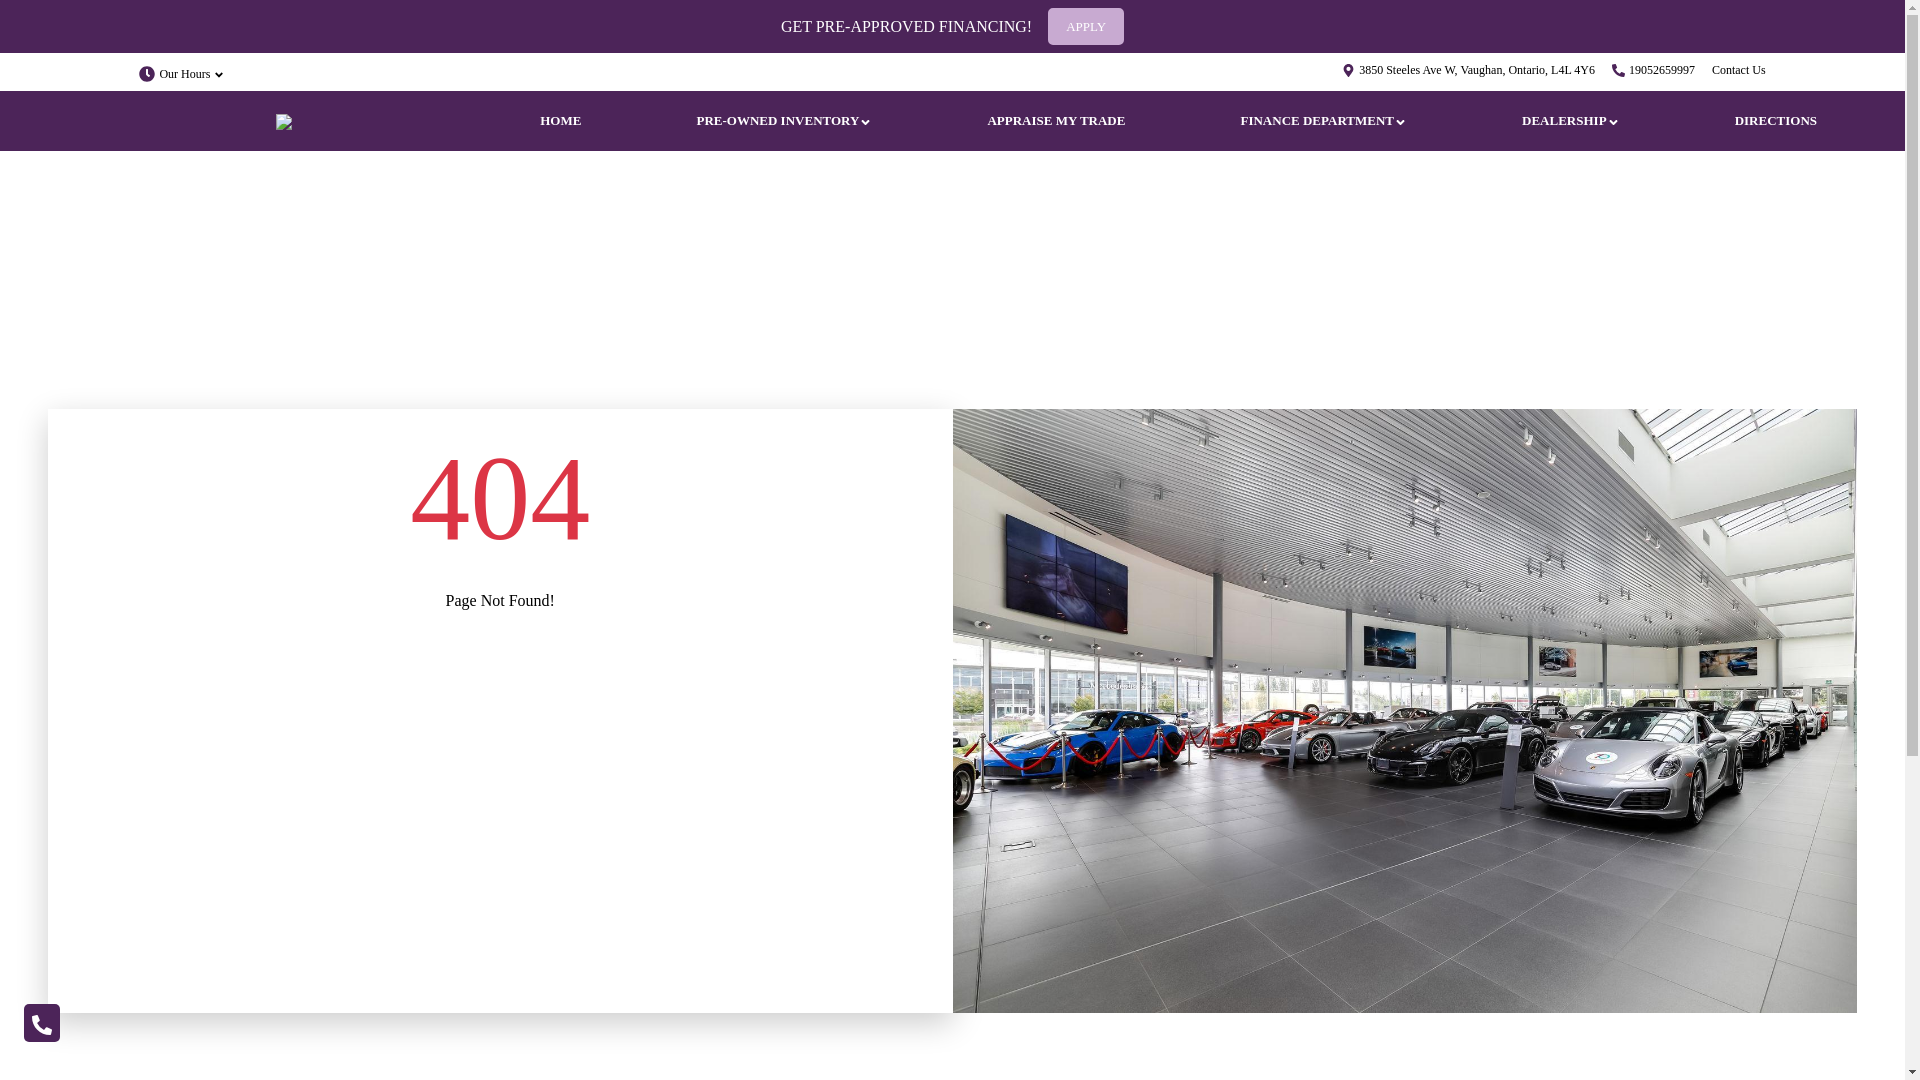 The image size is (1920, 1080). What do you see at coordinates (1569, 120) in the screenshot?
I see `'DEALERSHIP'` at bounding box center [1569, 120].